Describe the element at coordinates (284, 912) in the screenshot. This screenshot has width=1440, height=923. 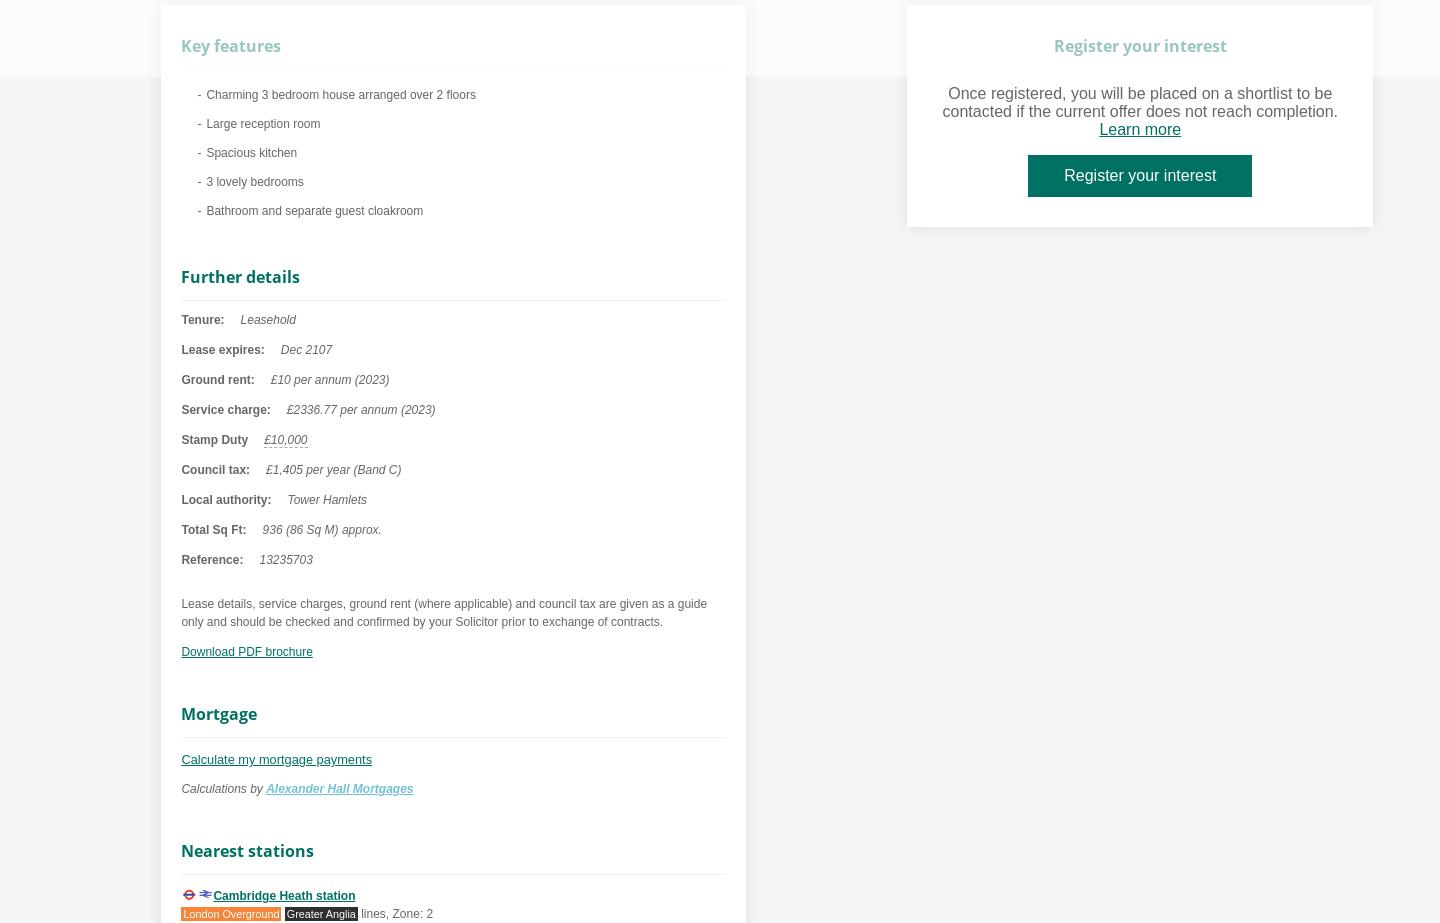
I see `'Greater Anglia'` at that location.